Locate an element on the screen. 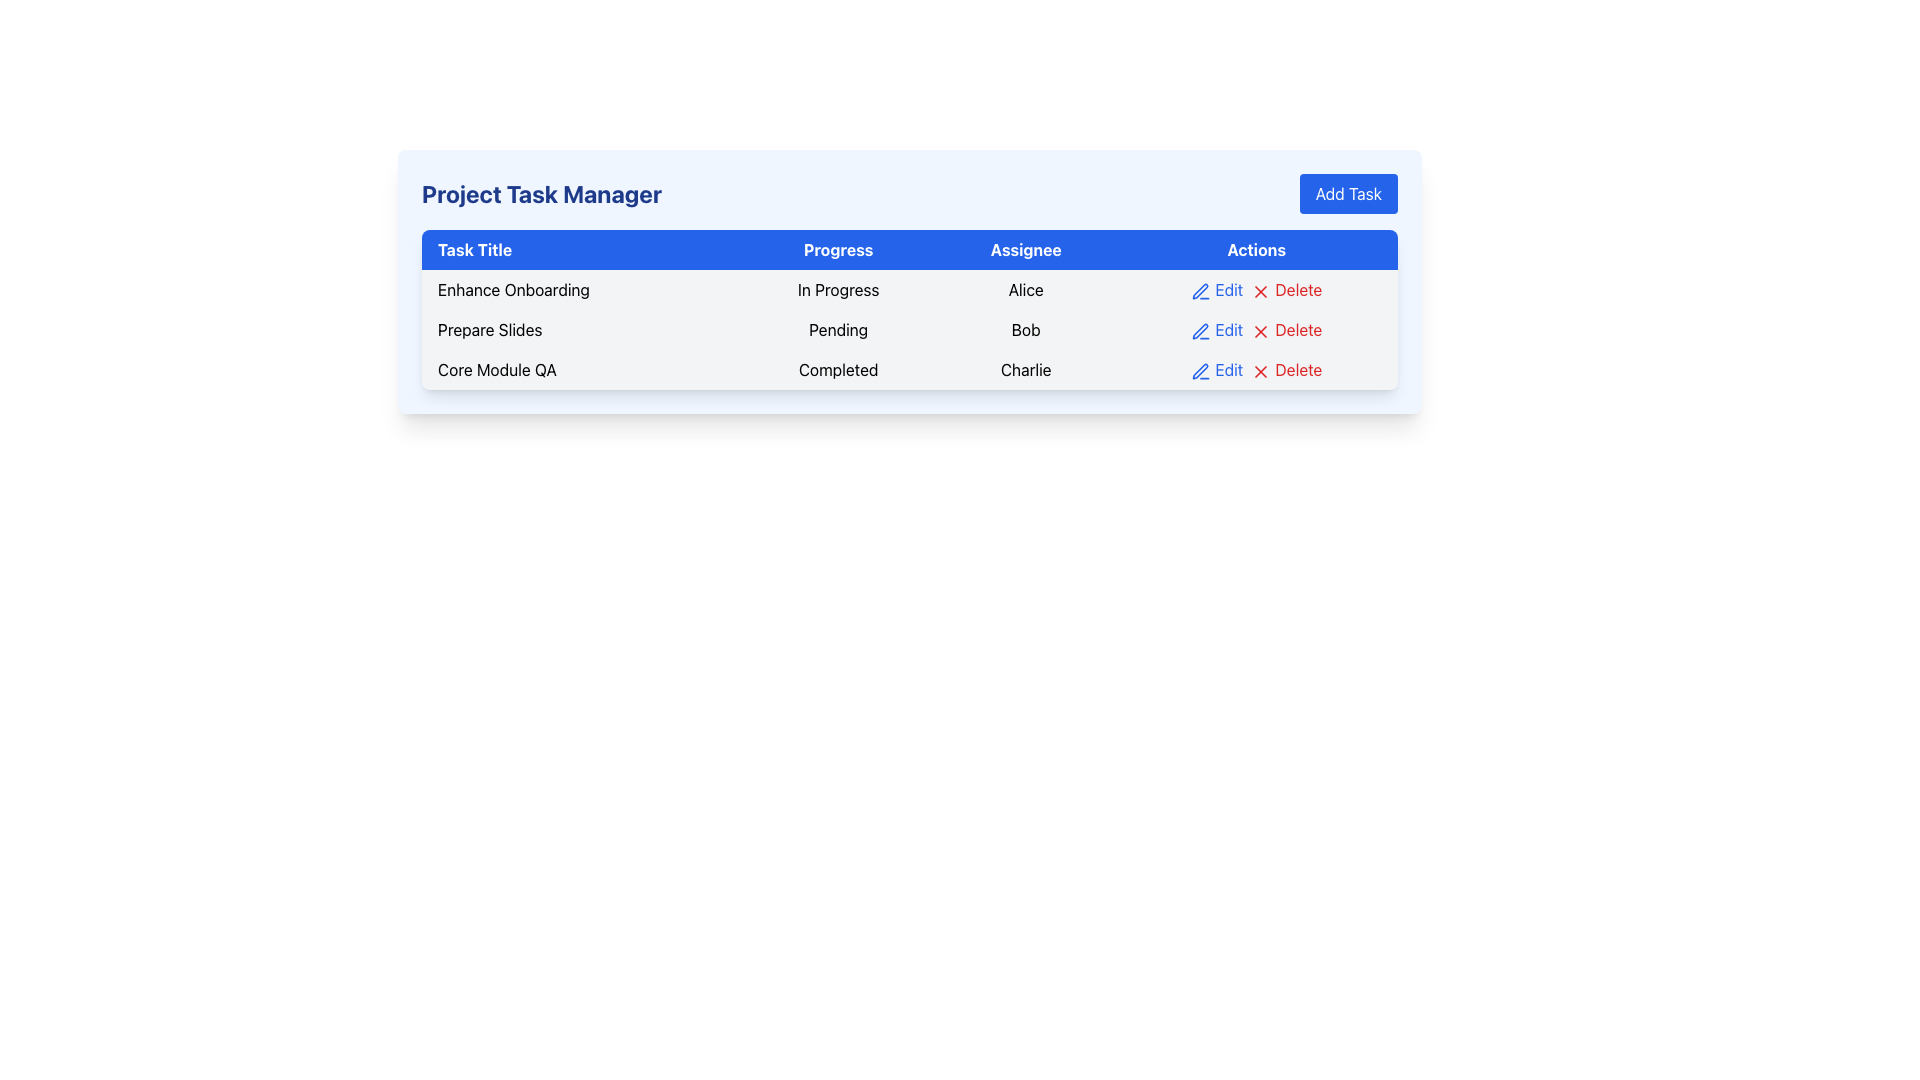 The image size is (1920, 1080). the text label displaying 'Alice' in the 'Assignee' column for the 'Enhance Onboarding' task located in the task management table is located at coordinates (1026, 289).